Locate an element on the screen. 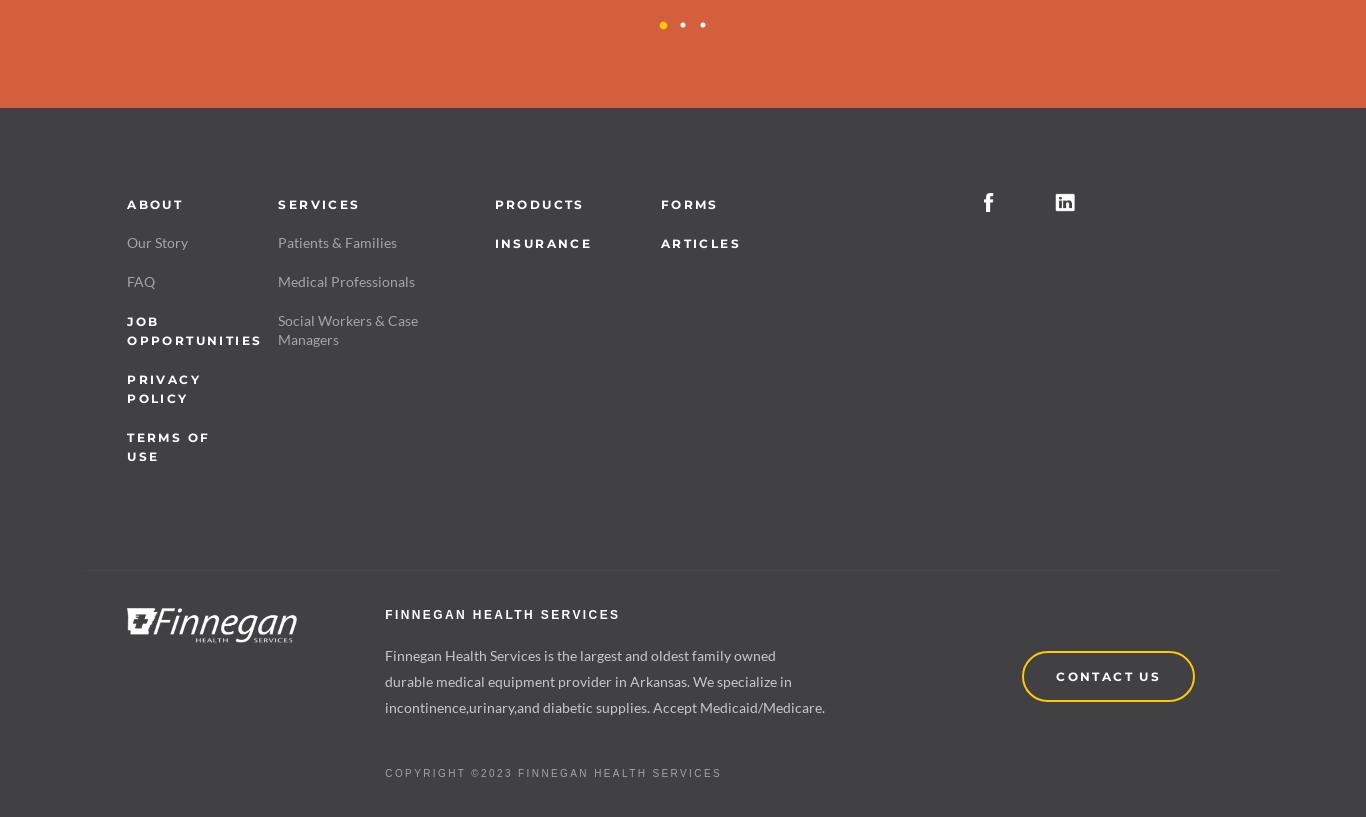 This screenshot has height=817, width=1366. 'Patients & Families' is located at coordinates (337, 240).